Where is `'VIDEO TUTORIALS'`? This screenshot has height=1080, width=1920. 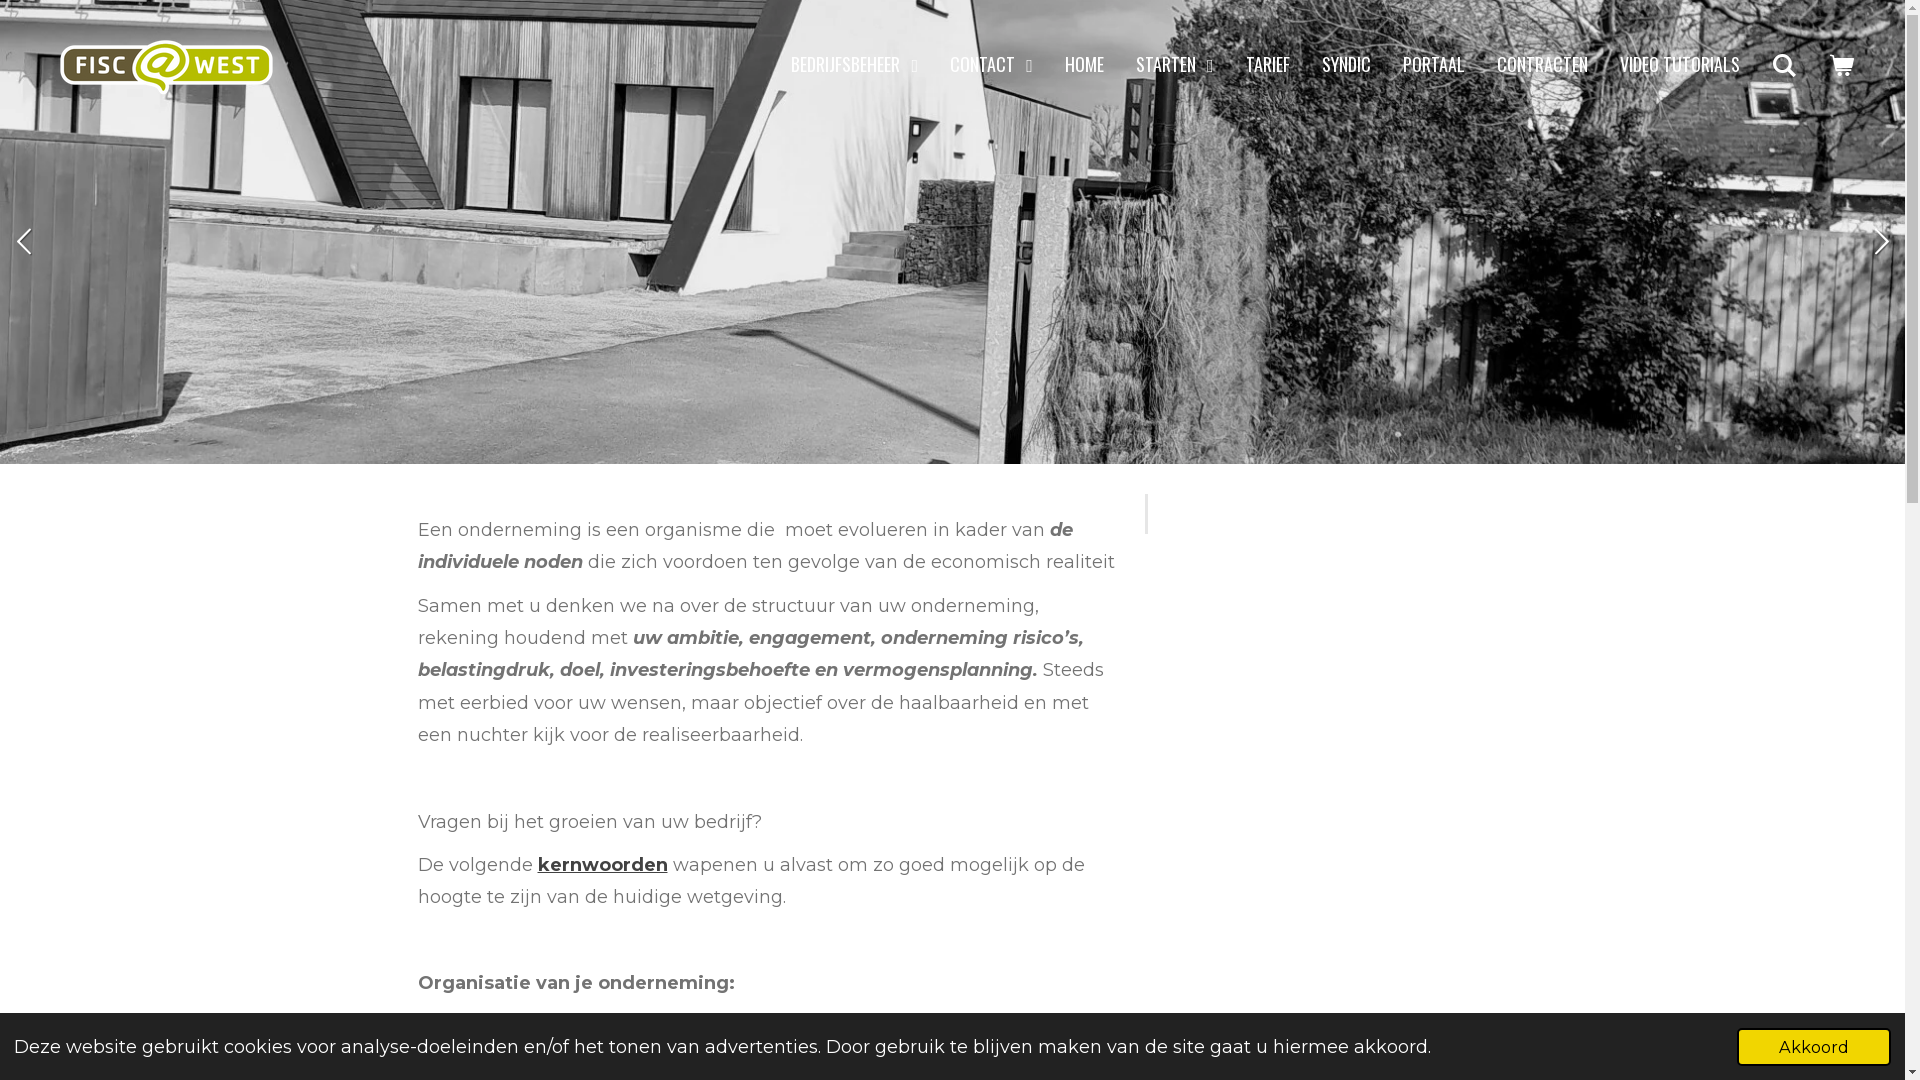 'VIDEO TUTORIALS' is located at coordinates (1608, 63).